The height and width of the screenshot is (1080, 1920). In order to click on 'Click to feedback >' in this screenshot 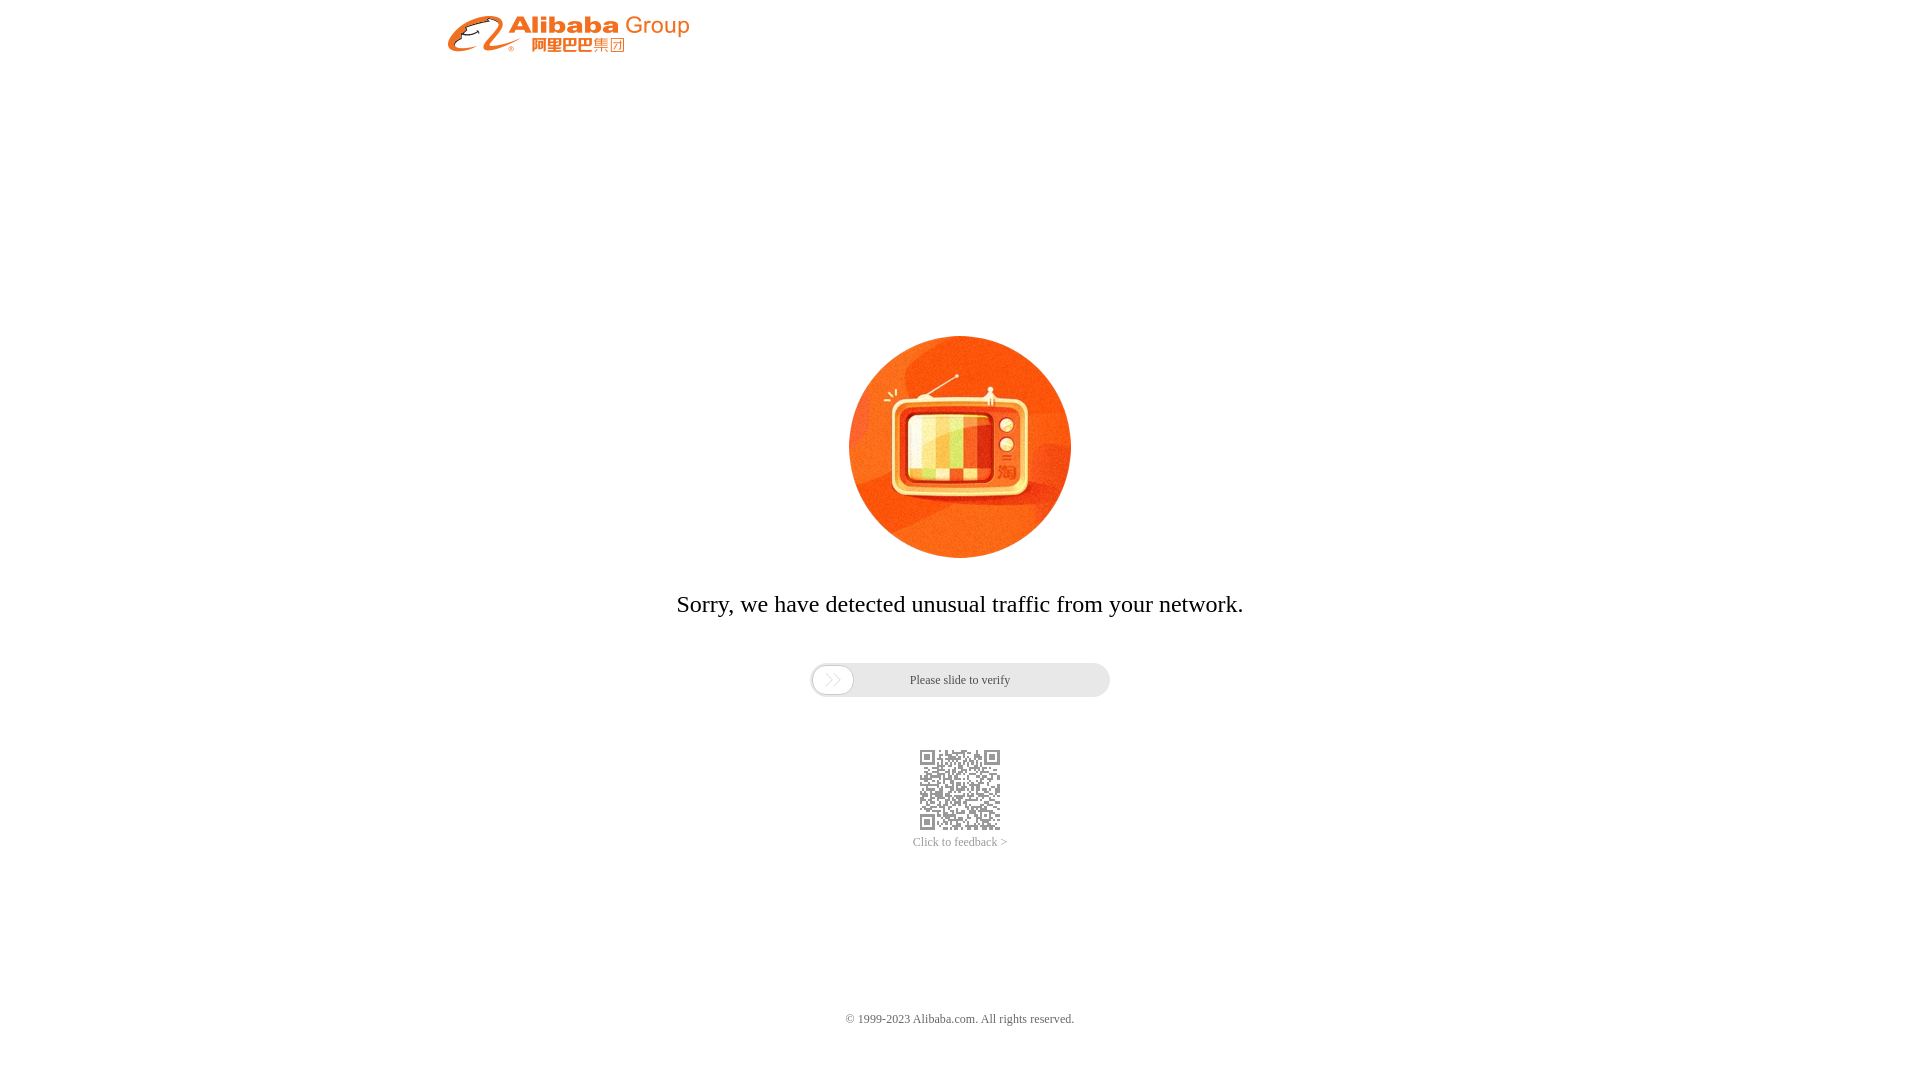, I will do `click(960, 842)`.